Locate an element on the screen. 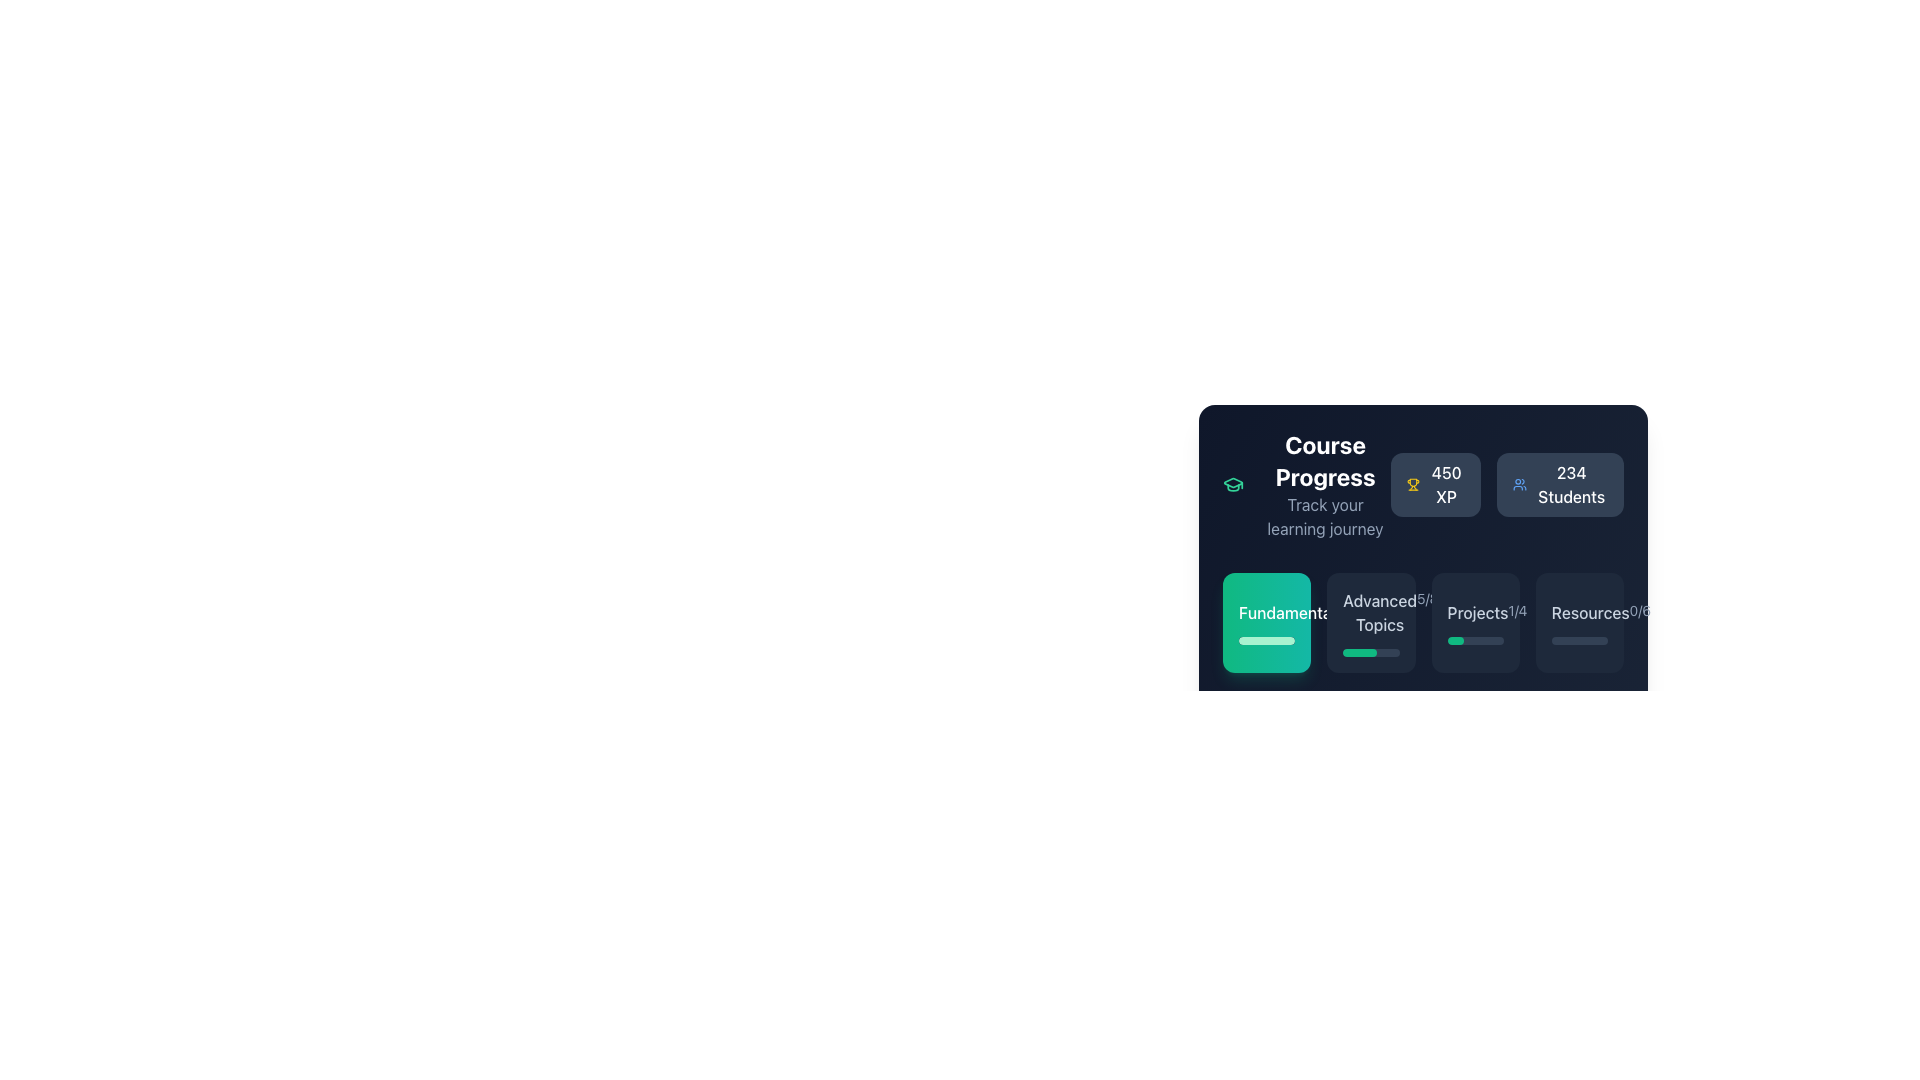 This screenshot has width=1920, height=1080. the 'Fundamentals' label text, which is styled in white on a green background and is the first card in the 'Course Progress' section is located at coordinates (1291, 612).